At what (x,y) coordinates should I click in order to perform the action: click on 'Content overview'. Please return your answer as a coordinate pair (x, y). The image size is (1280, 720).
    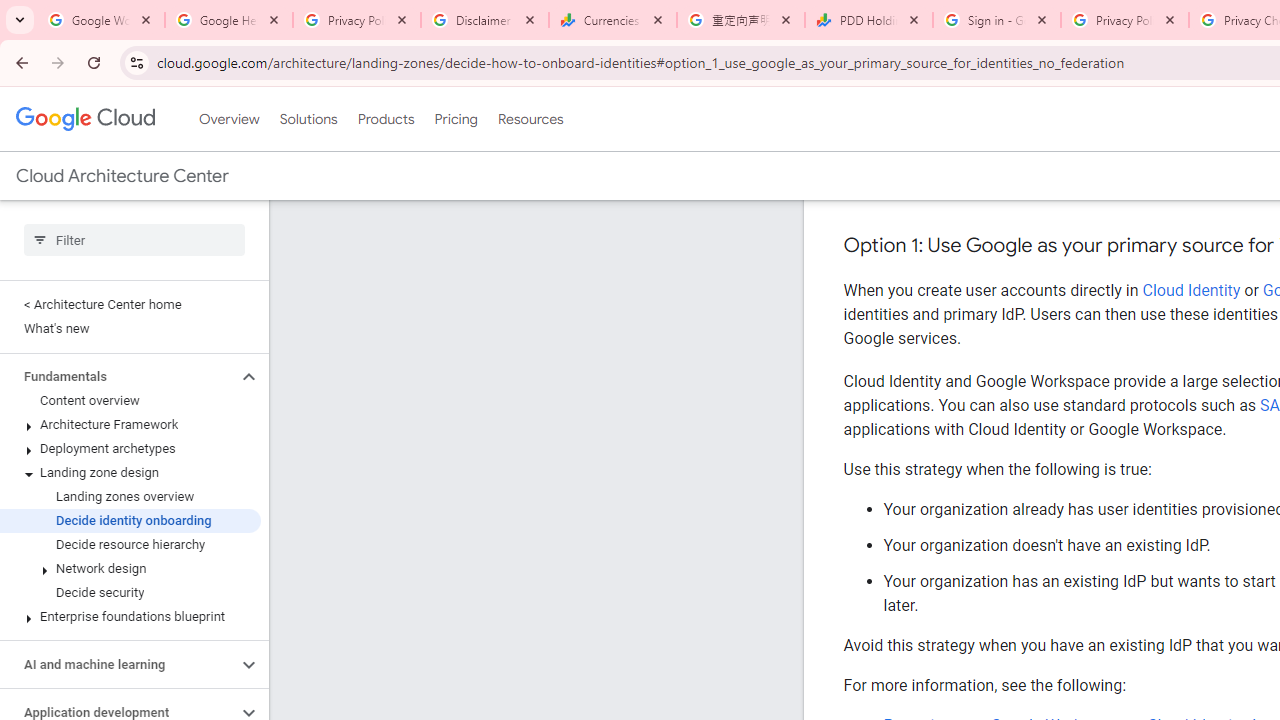
    Looking at the image, I should click on (129, 401).